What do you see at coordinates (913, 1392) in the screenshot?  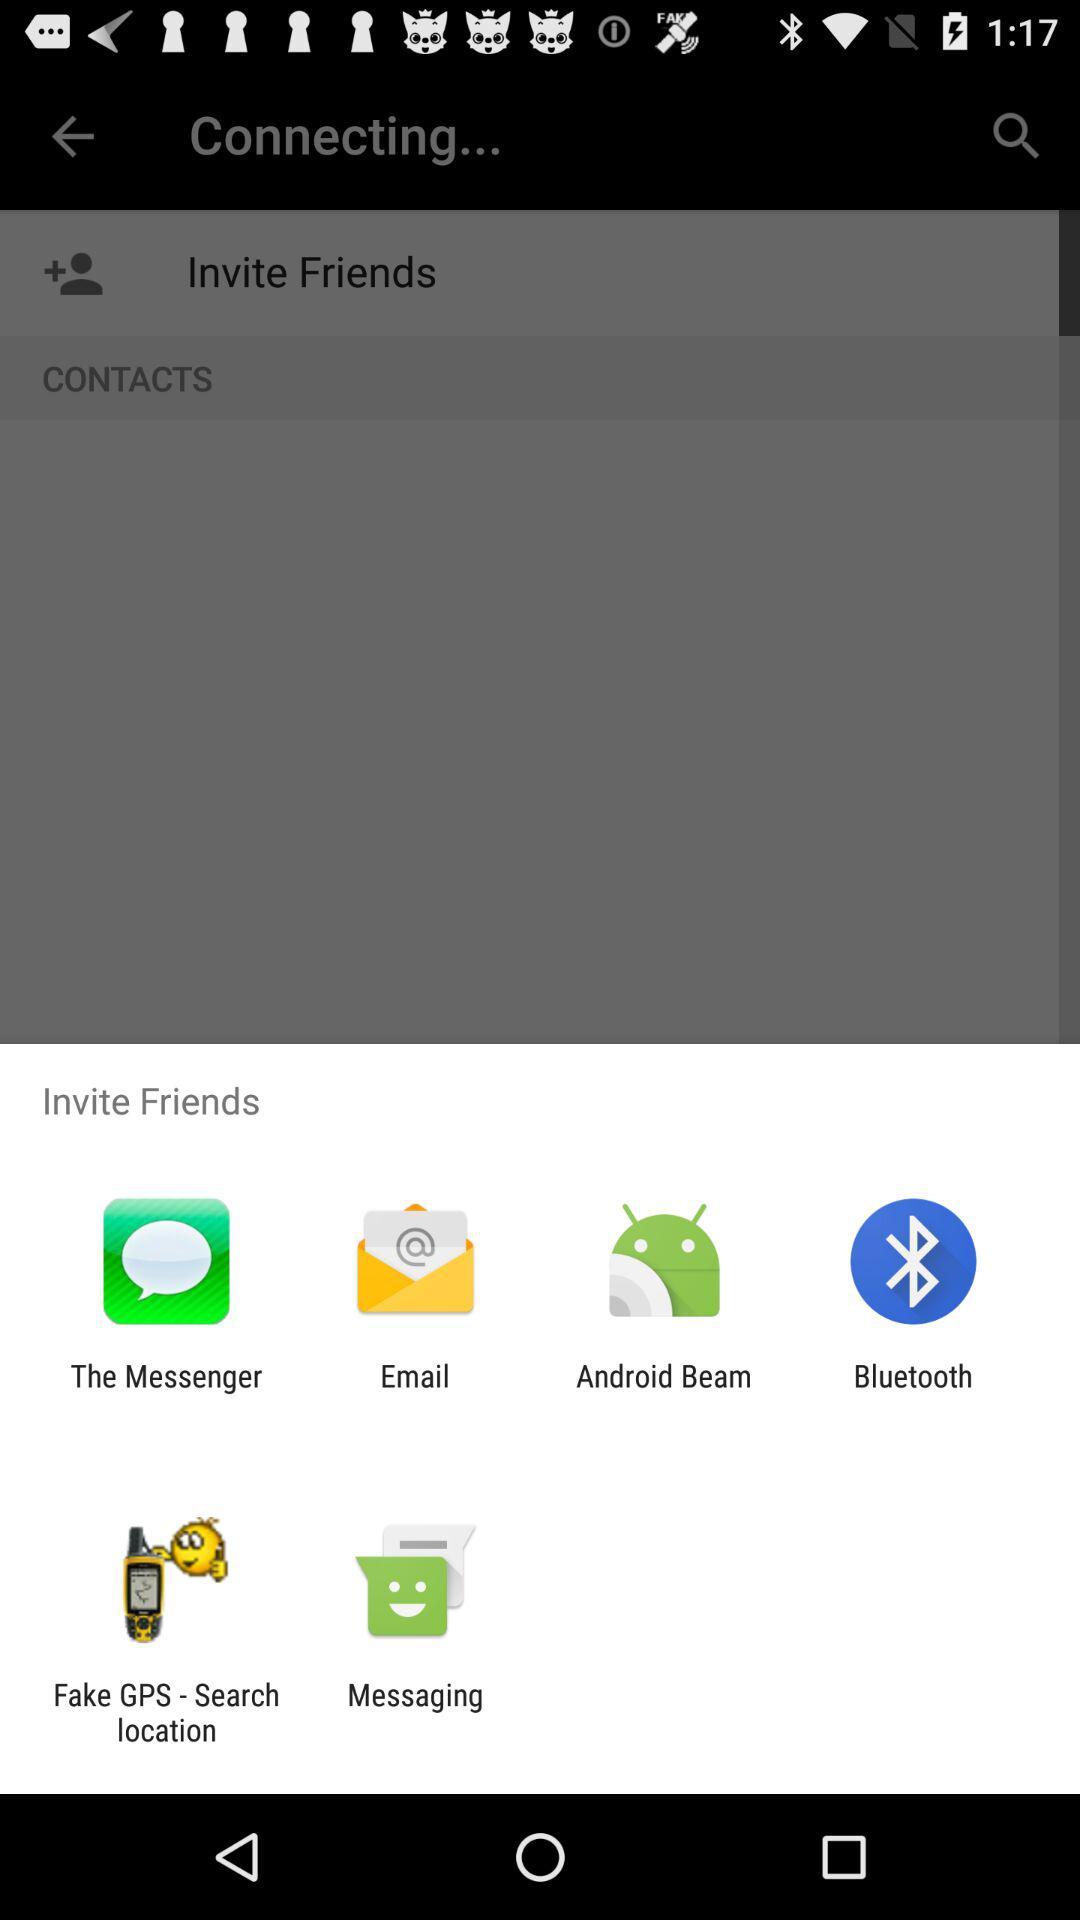 I see `the item to the right of android beam item` at bounding box center [913, 1392].